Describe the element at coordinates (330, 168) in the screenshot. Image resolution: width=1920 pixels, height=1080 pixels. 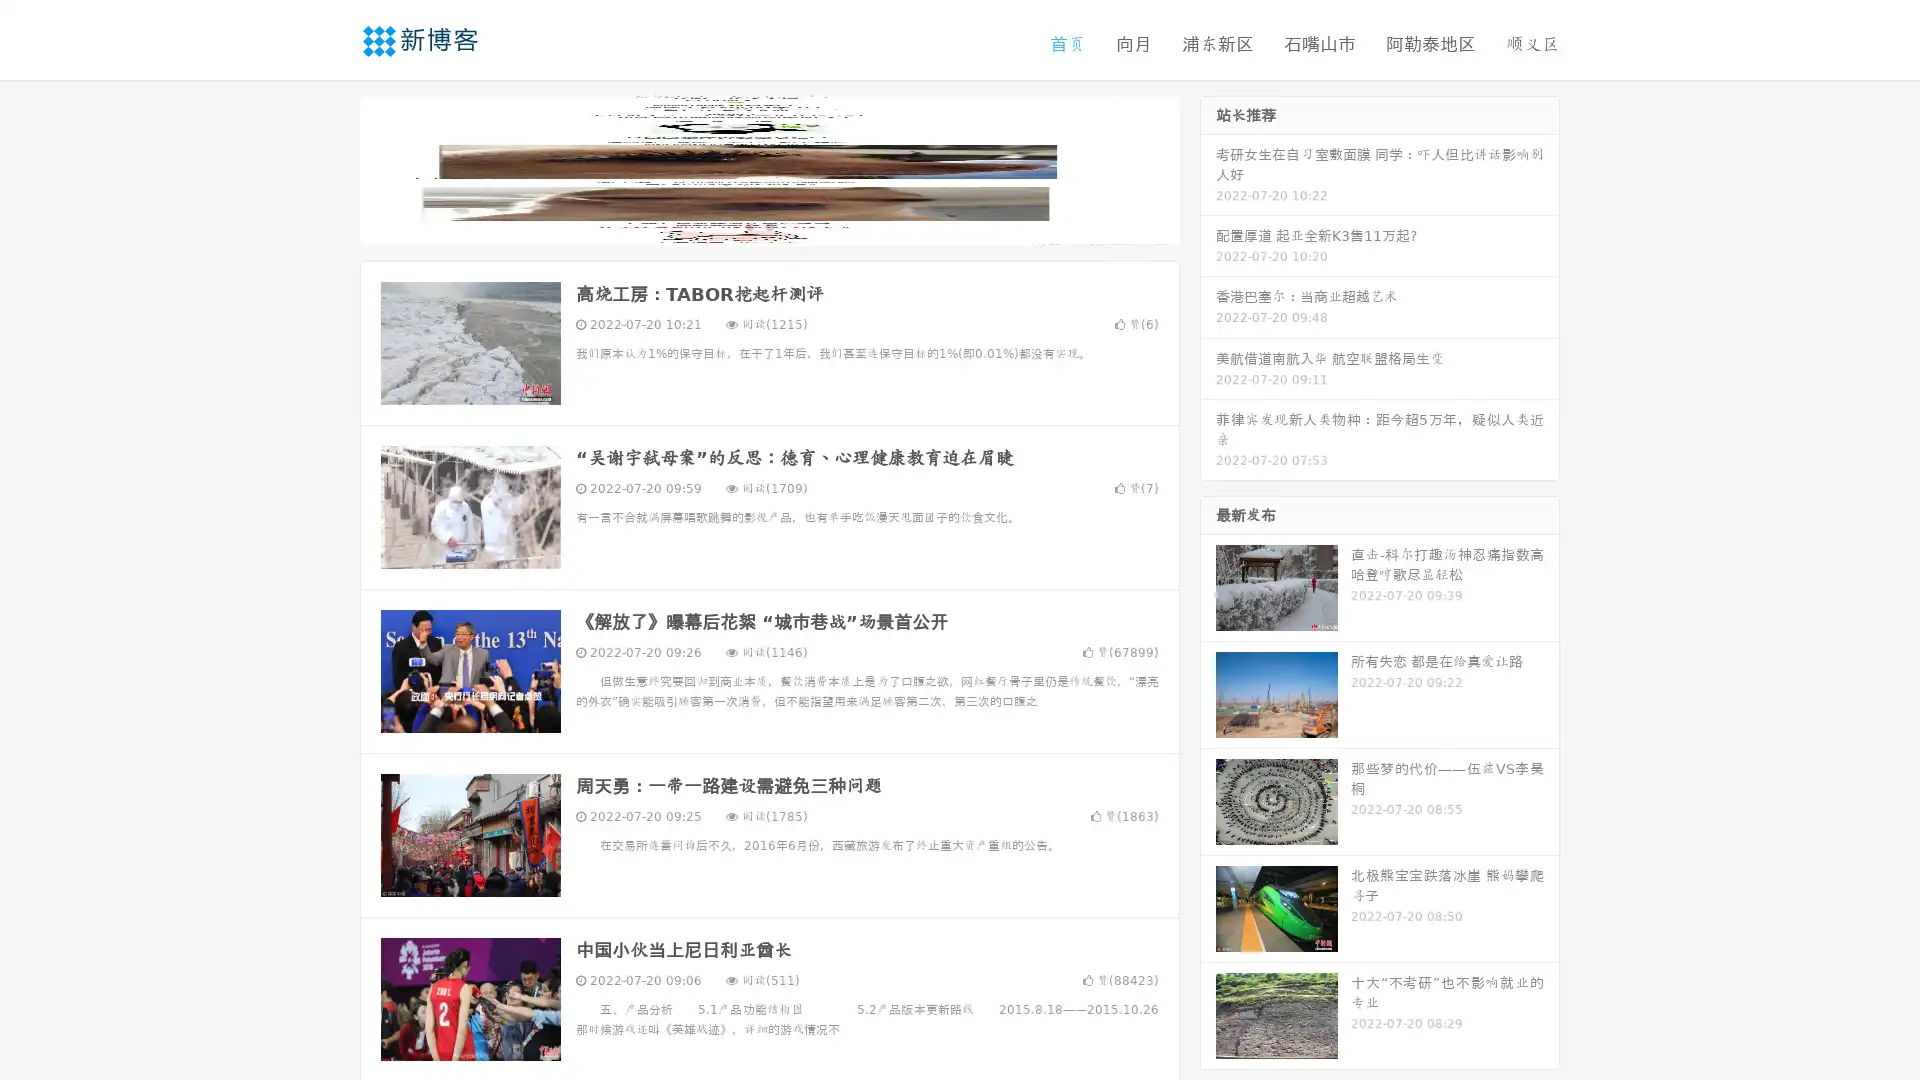
I see `Previous slide` at that location.